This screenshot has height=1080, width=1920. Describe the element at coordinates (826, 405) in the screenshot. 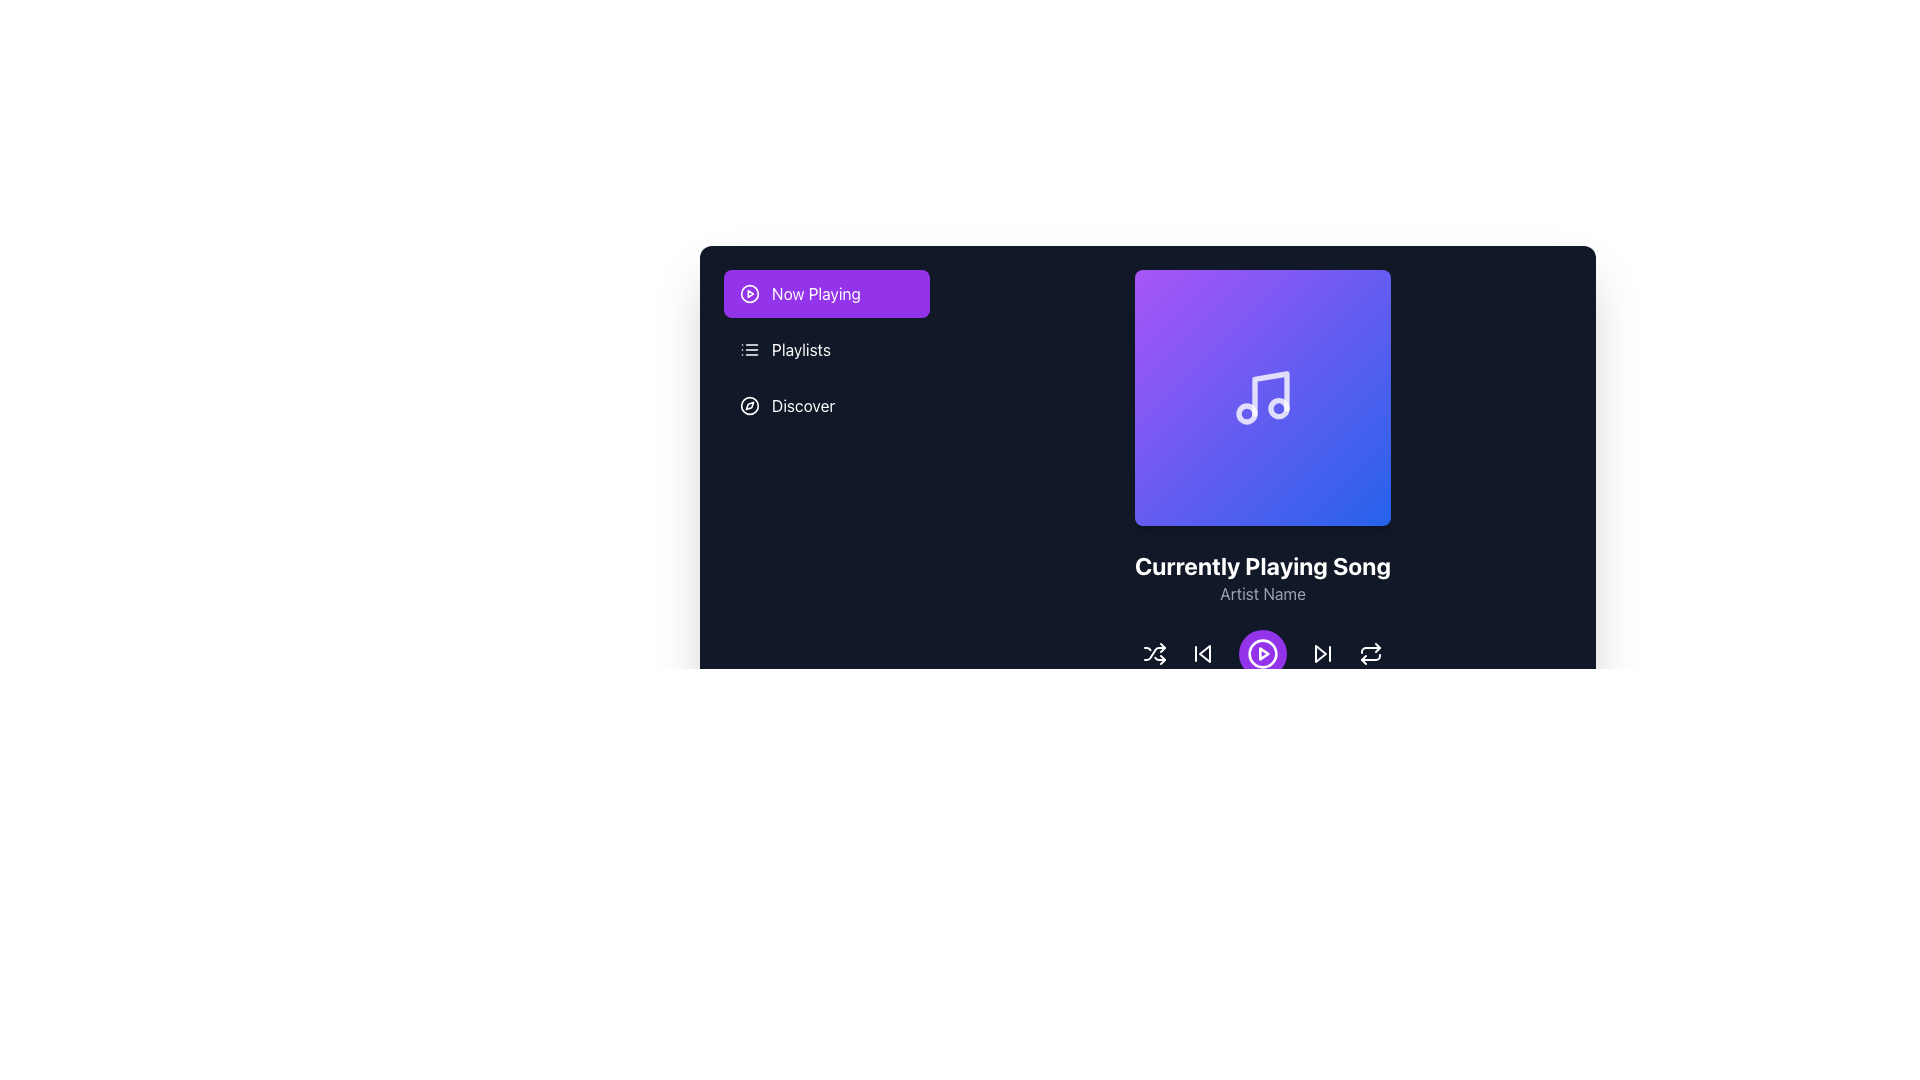

I see `the navigational button located at the bottom of the vertical menu` at that location.